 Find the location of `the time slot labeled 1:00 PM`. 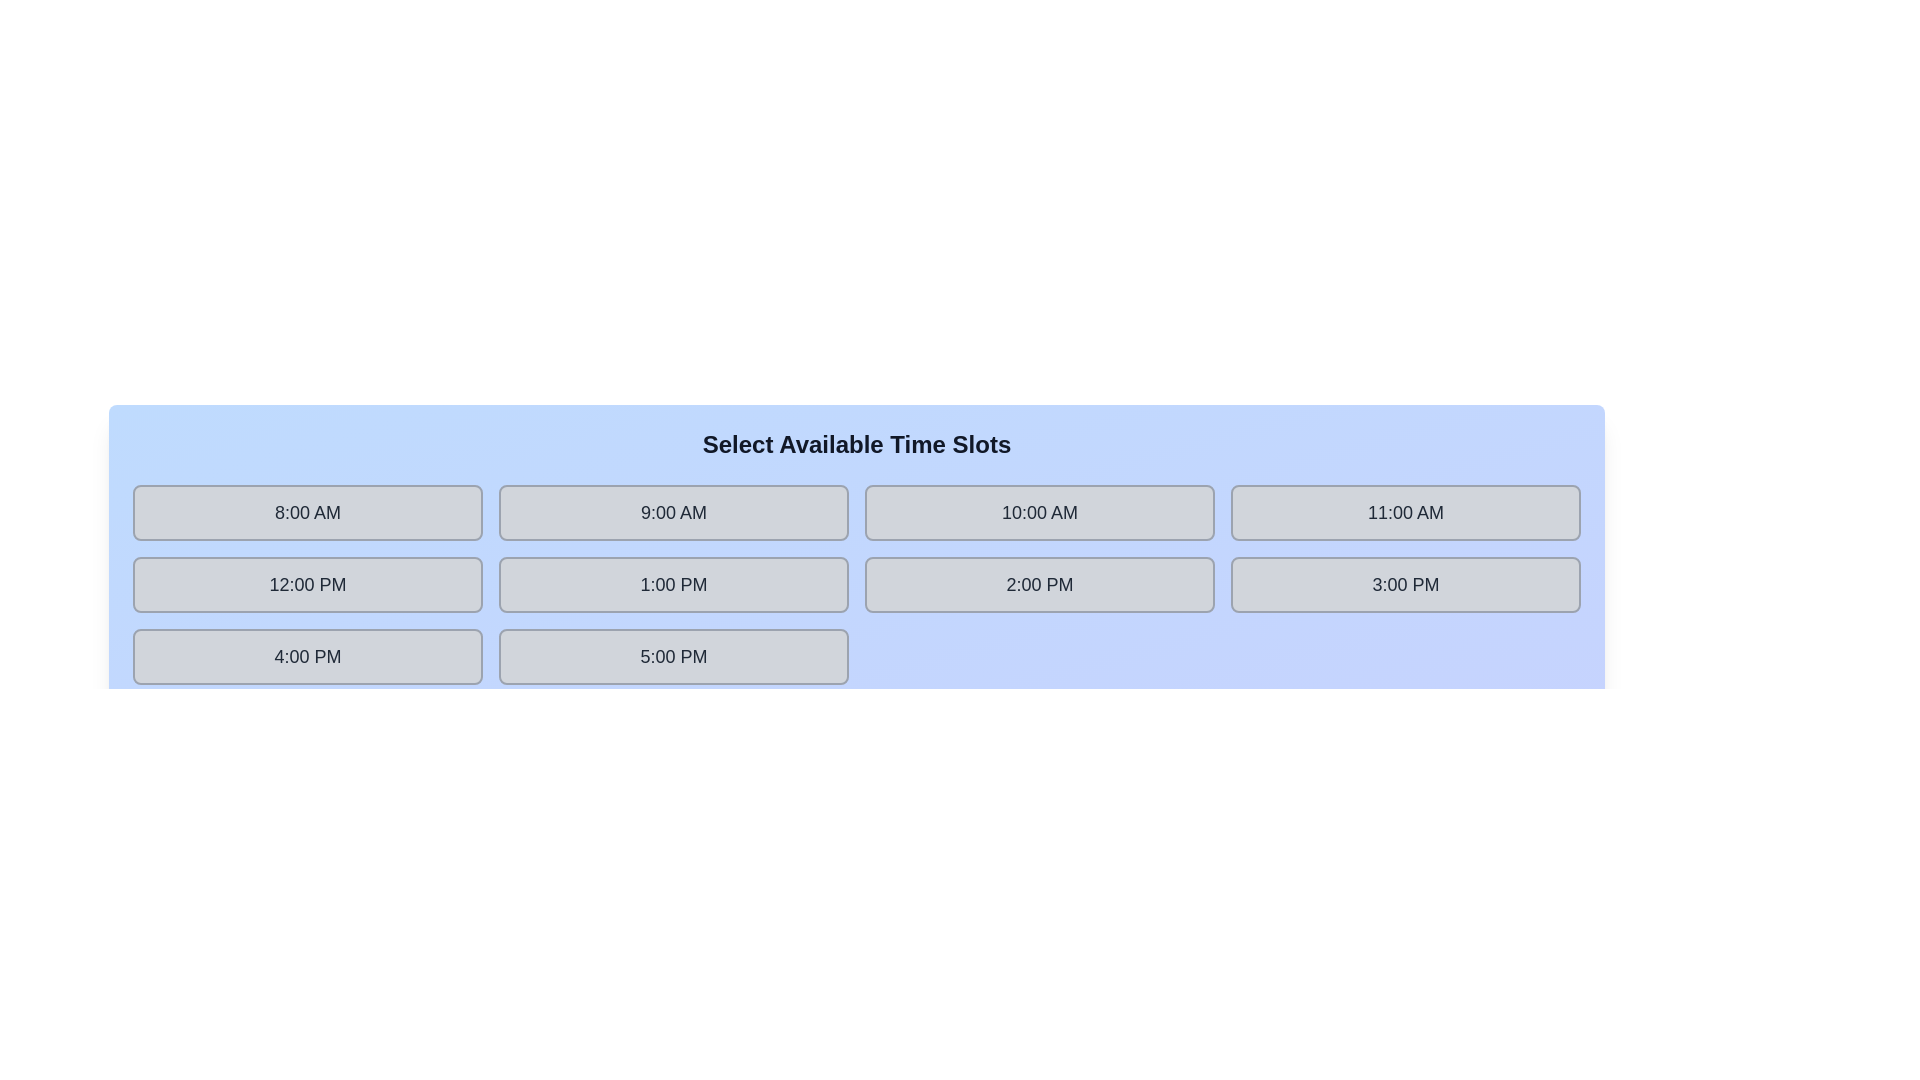

the time slot labeled 1:00 PM is located at coordinates (673, 585).